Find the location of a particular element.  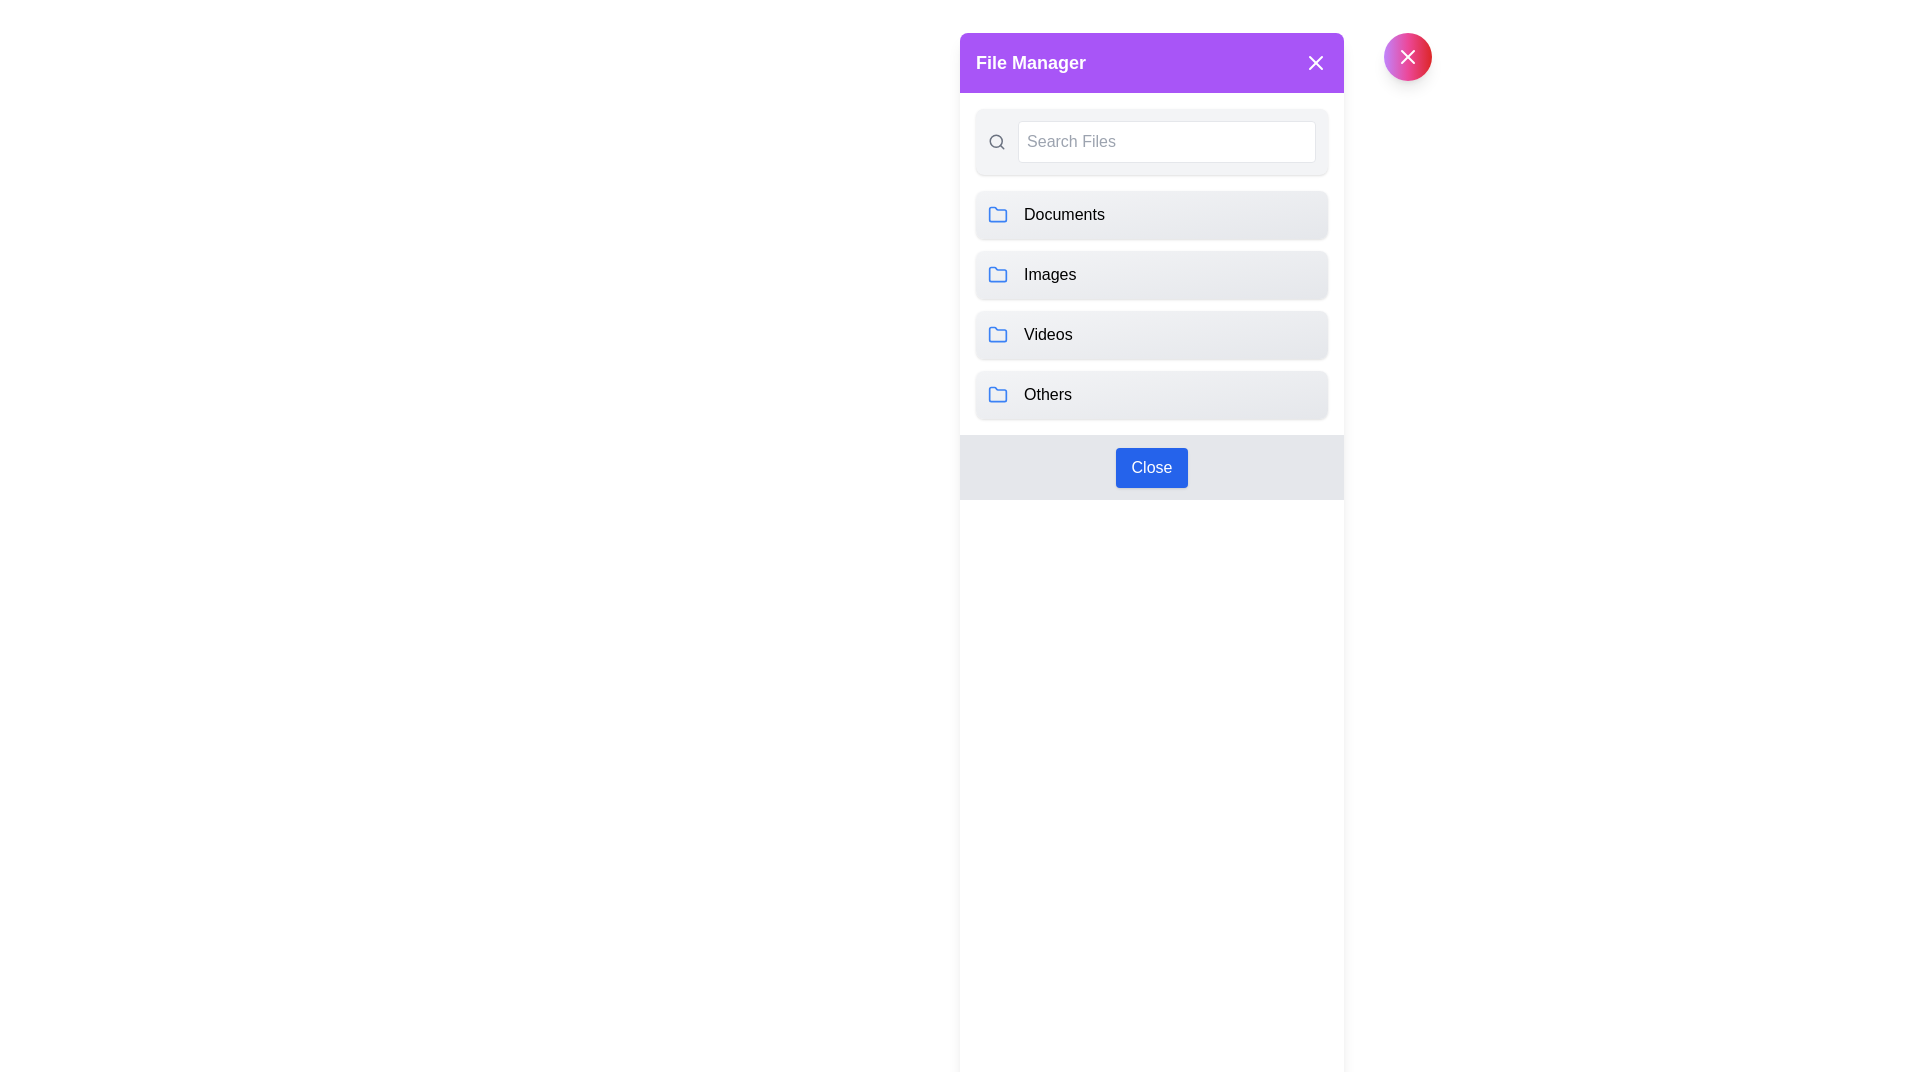

the 'X' icon within the circular close button located at the top-right corner of the File Manager interface to trigger visual feedback is located at coordinates (1406, 56).